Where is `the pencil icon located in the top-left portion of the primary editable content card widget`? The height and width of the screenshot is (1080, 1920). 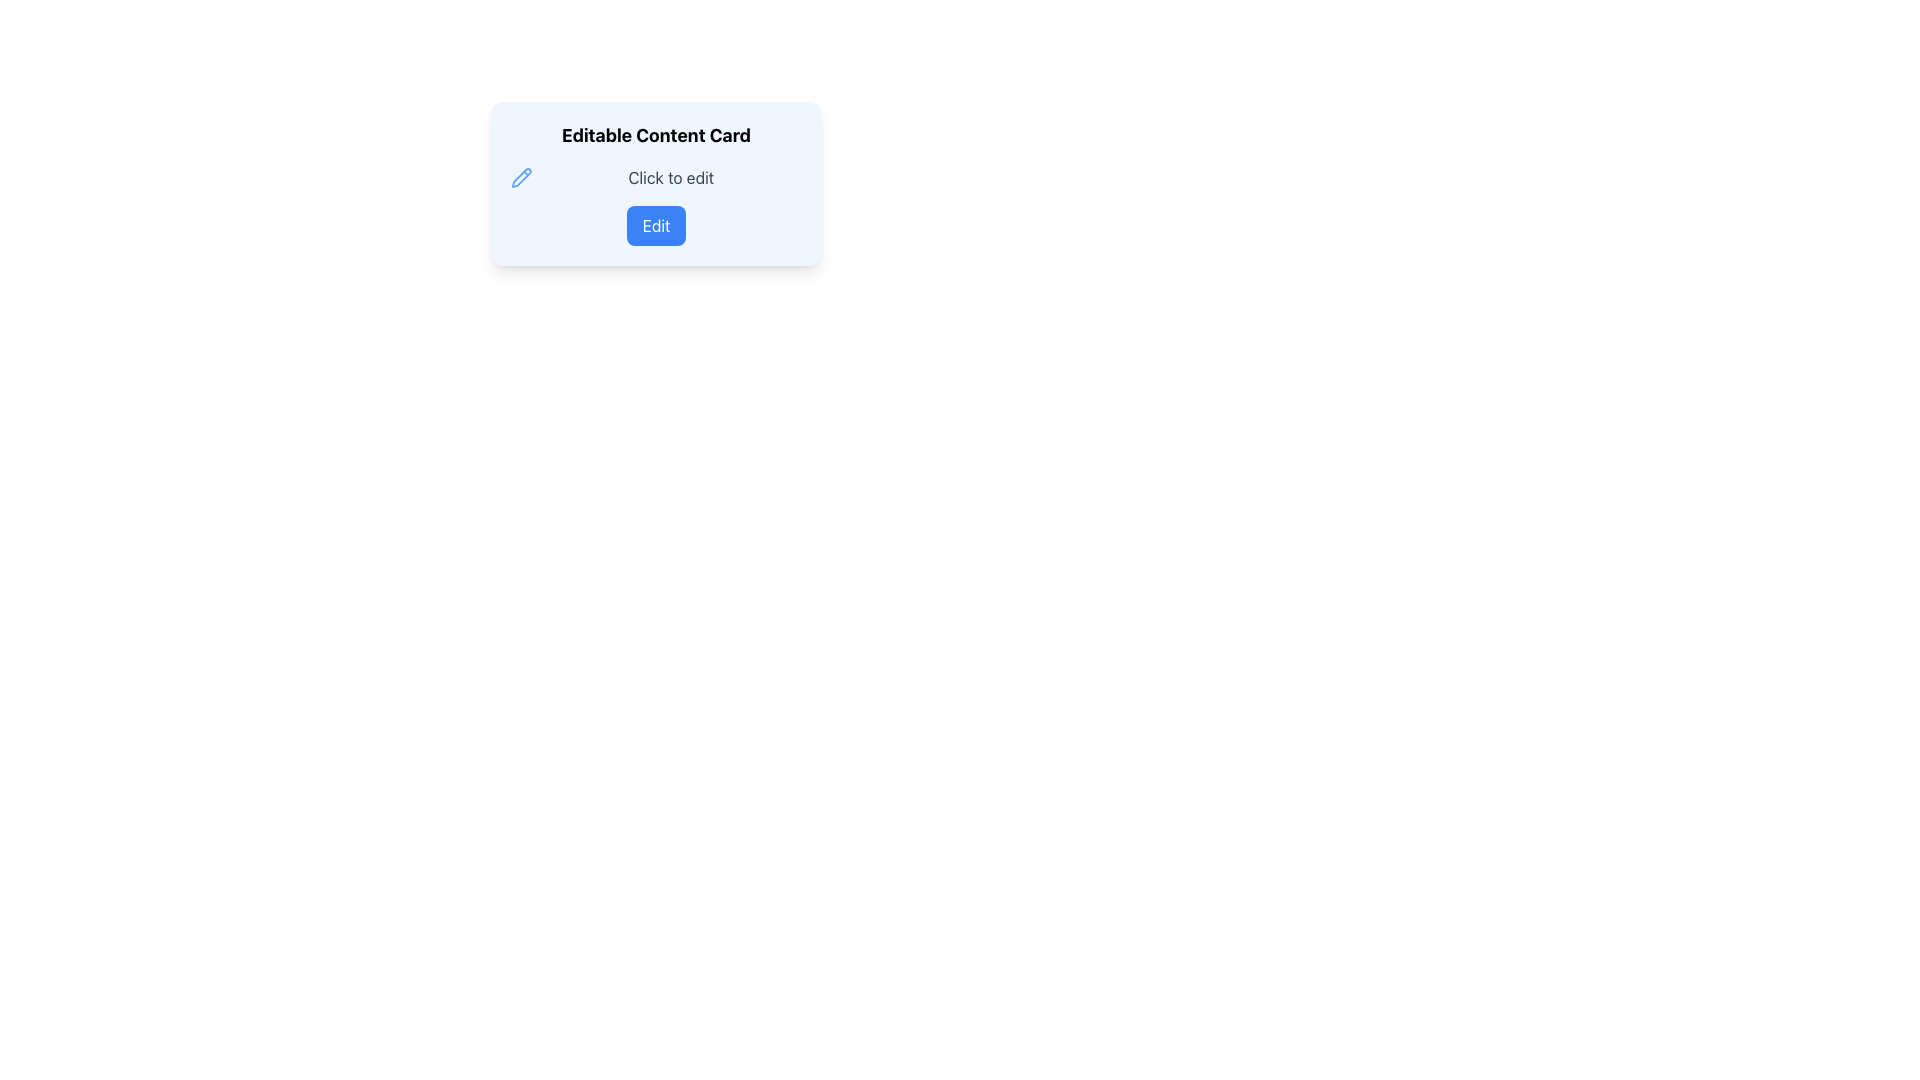 the pencil icon located in the top-left portion of the primary editable content card widget is located at coordinates (521, 176).